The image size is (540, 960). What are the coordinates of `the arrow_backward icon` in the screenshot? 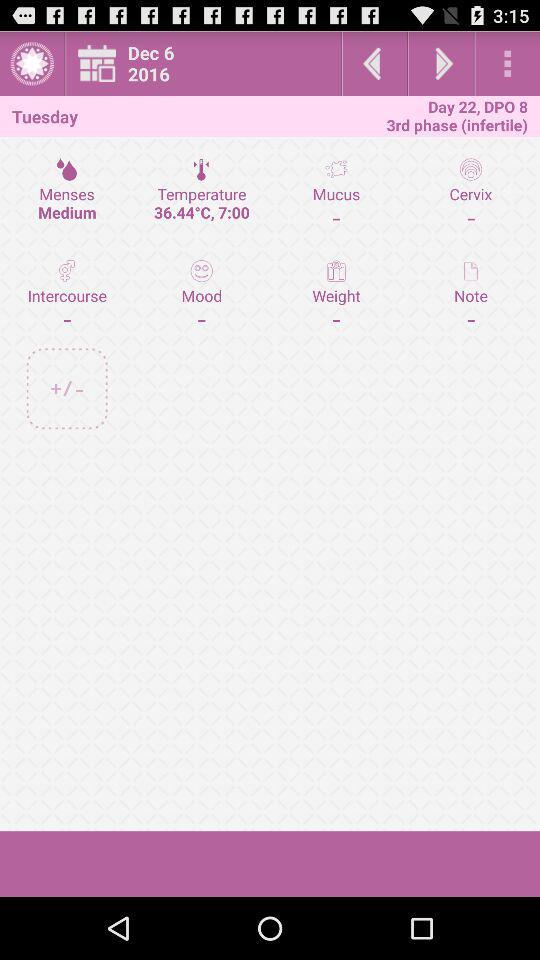 It's located at (374, 68).